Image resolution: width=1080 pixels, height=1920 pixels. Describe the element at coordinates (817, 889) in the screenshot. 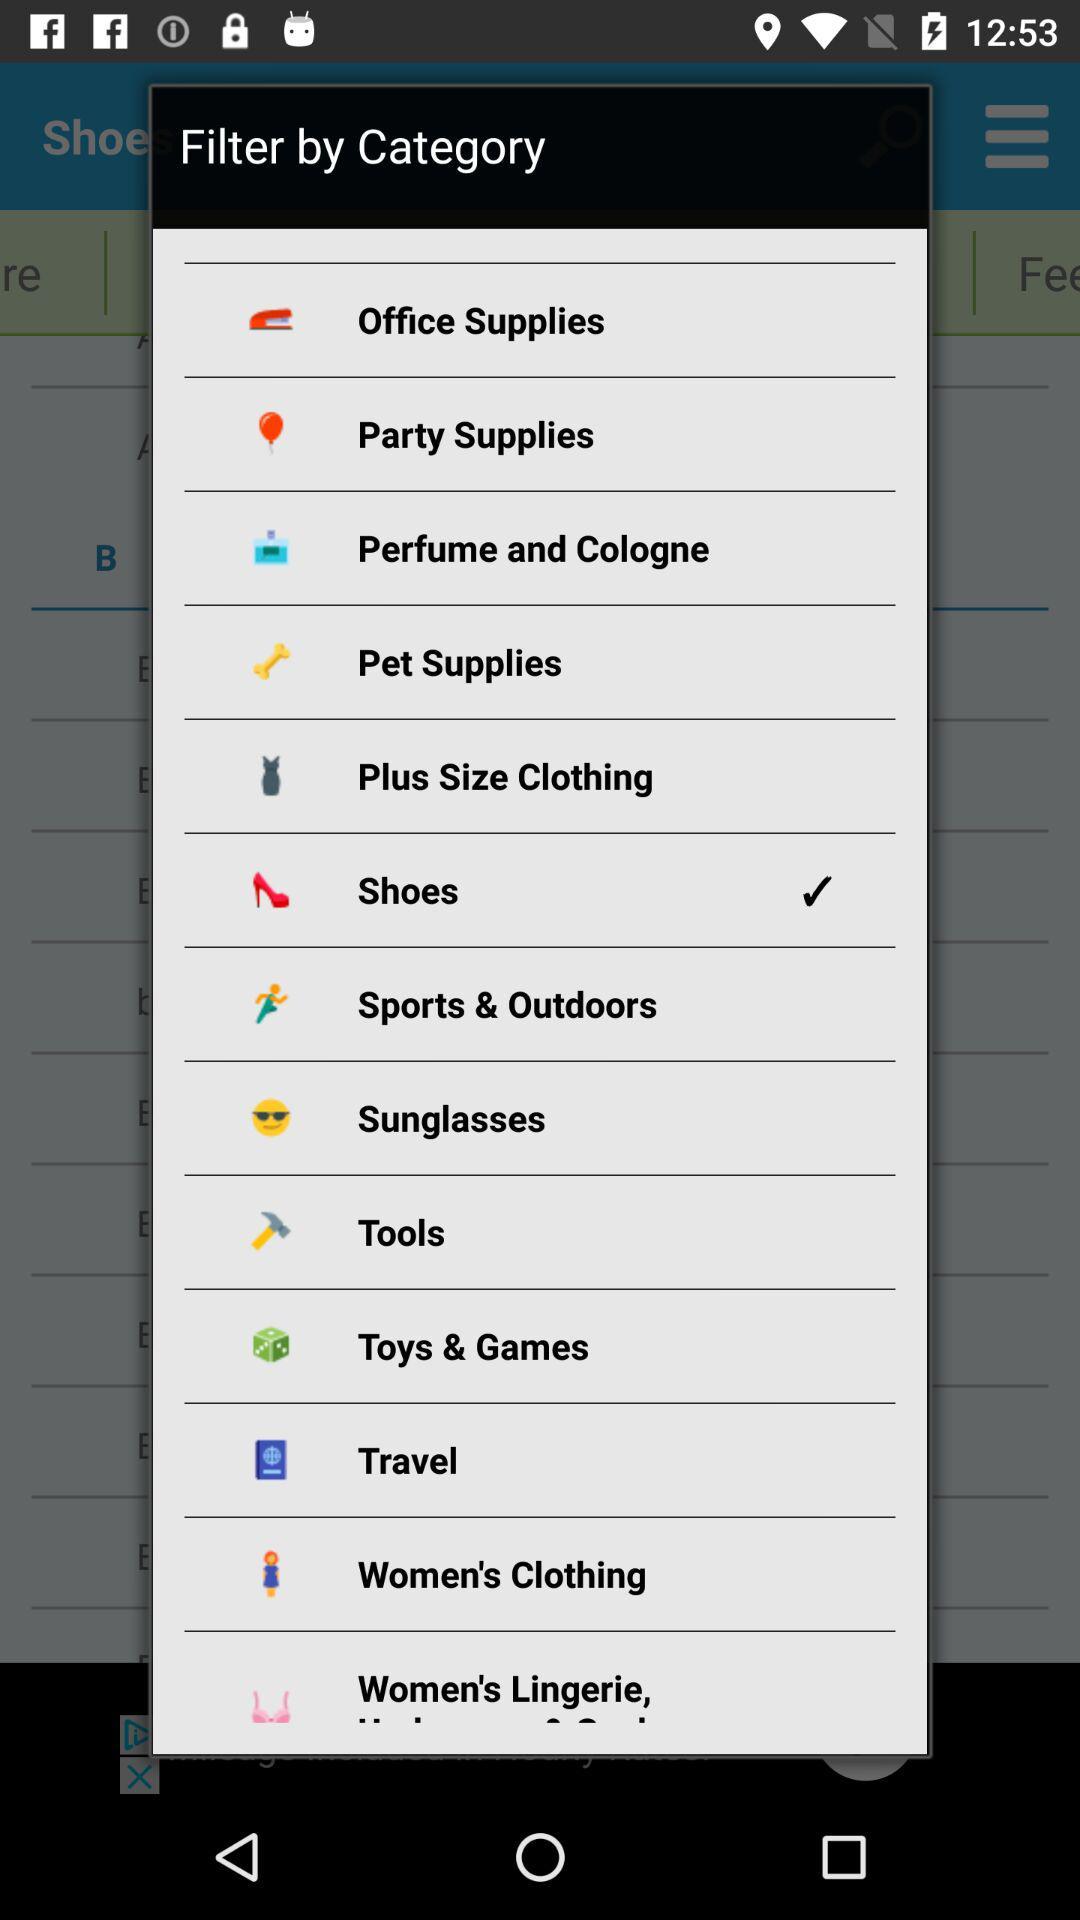

I see `the app on the right` at that location.